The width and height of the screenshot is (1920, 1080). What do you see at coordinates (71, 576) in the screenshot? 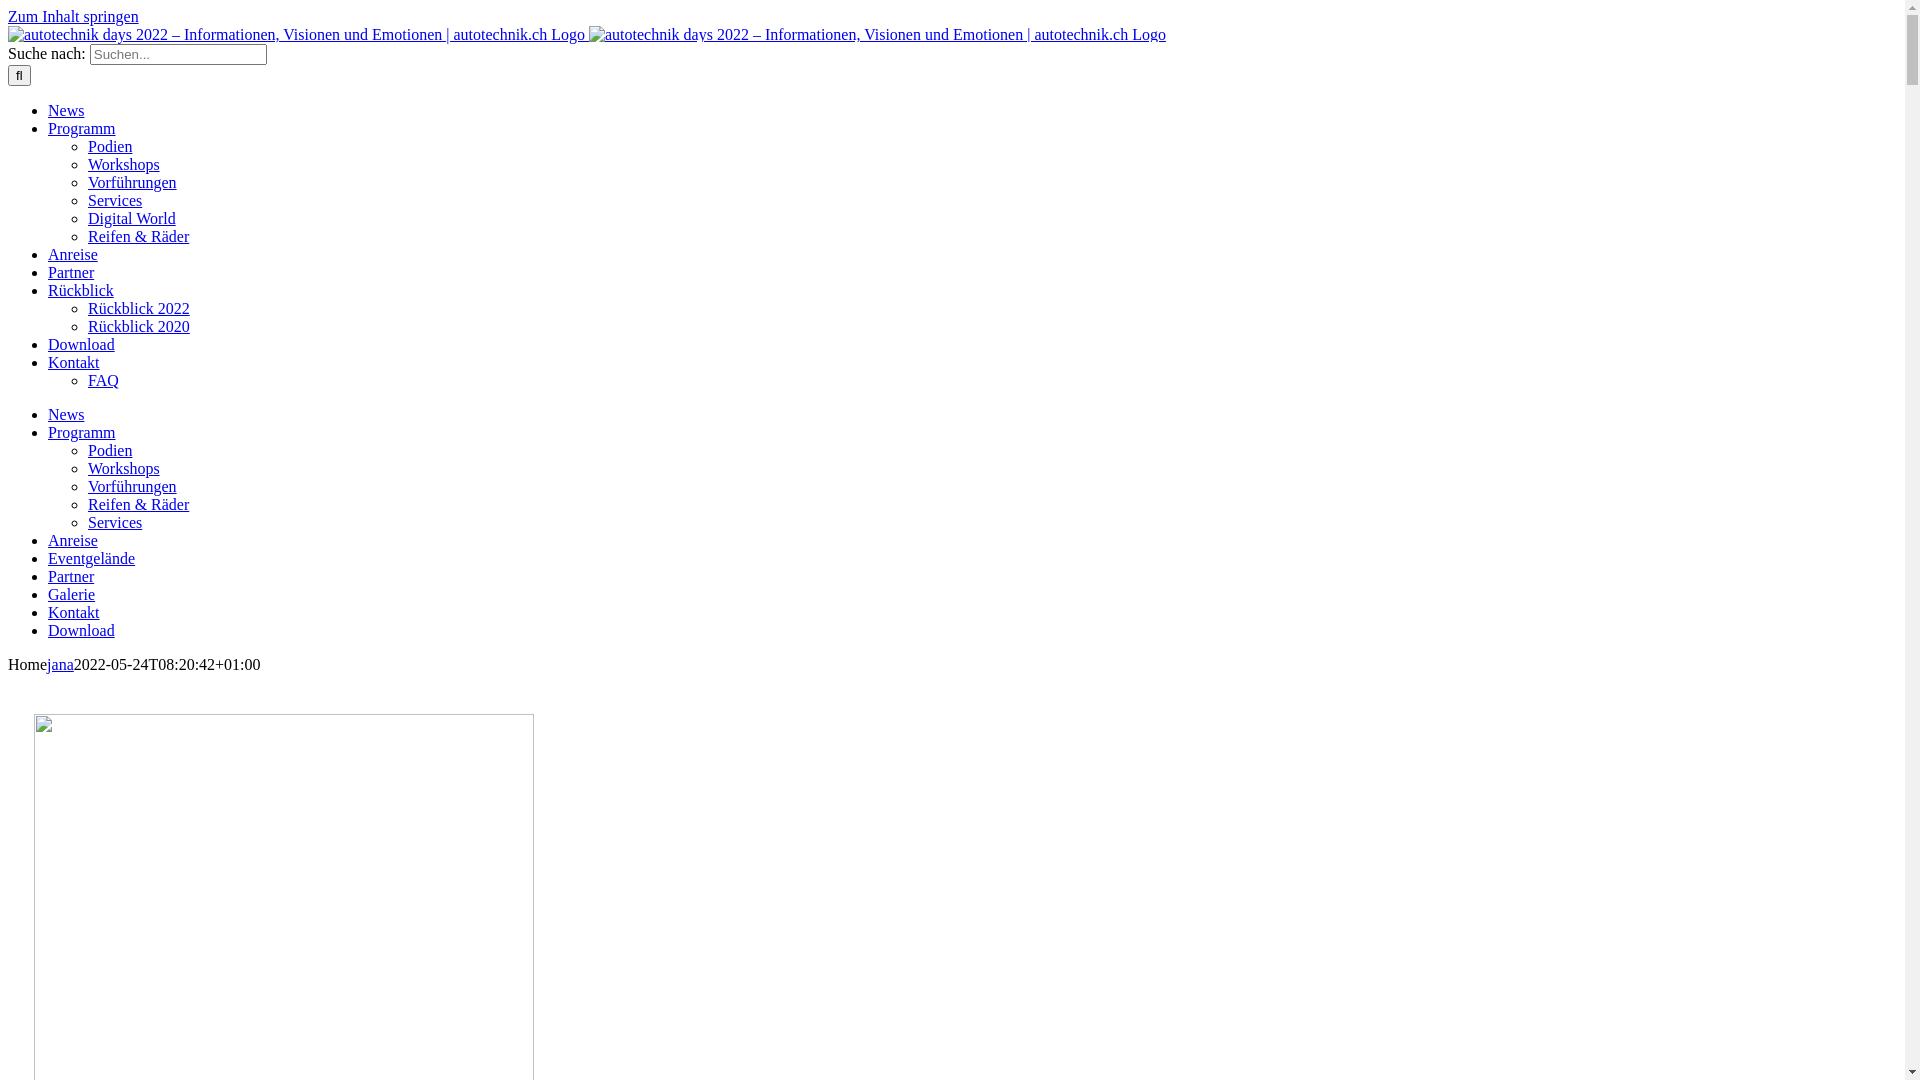
I see `'Partner'` at bounding box center [71, 576].